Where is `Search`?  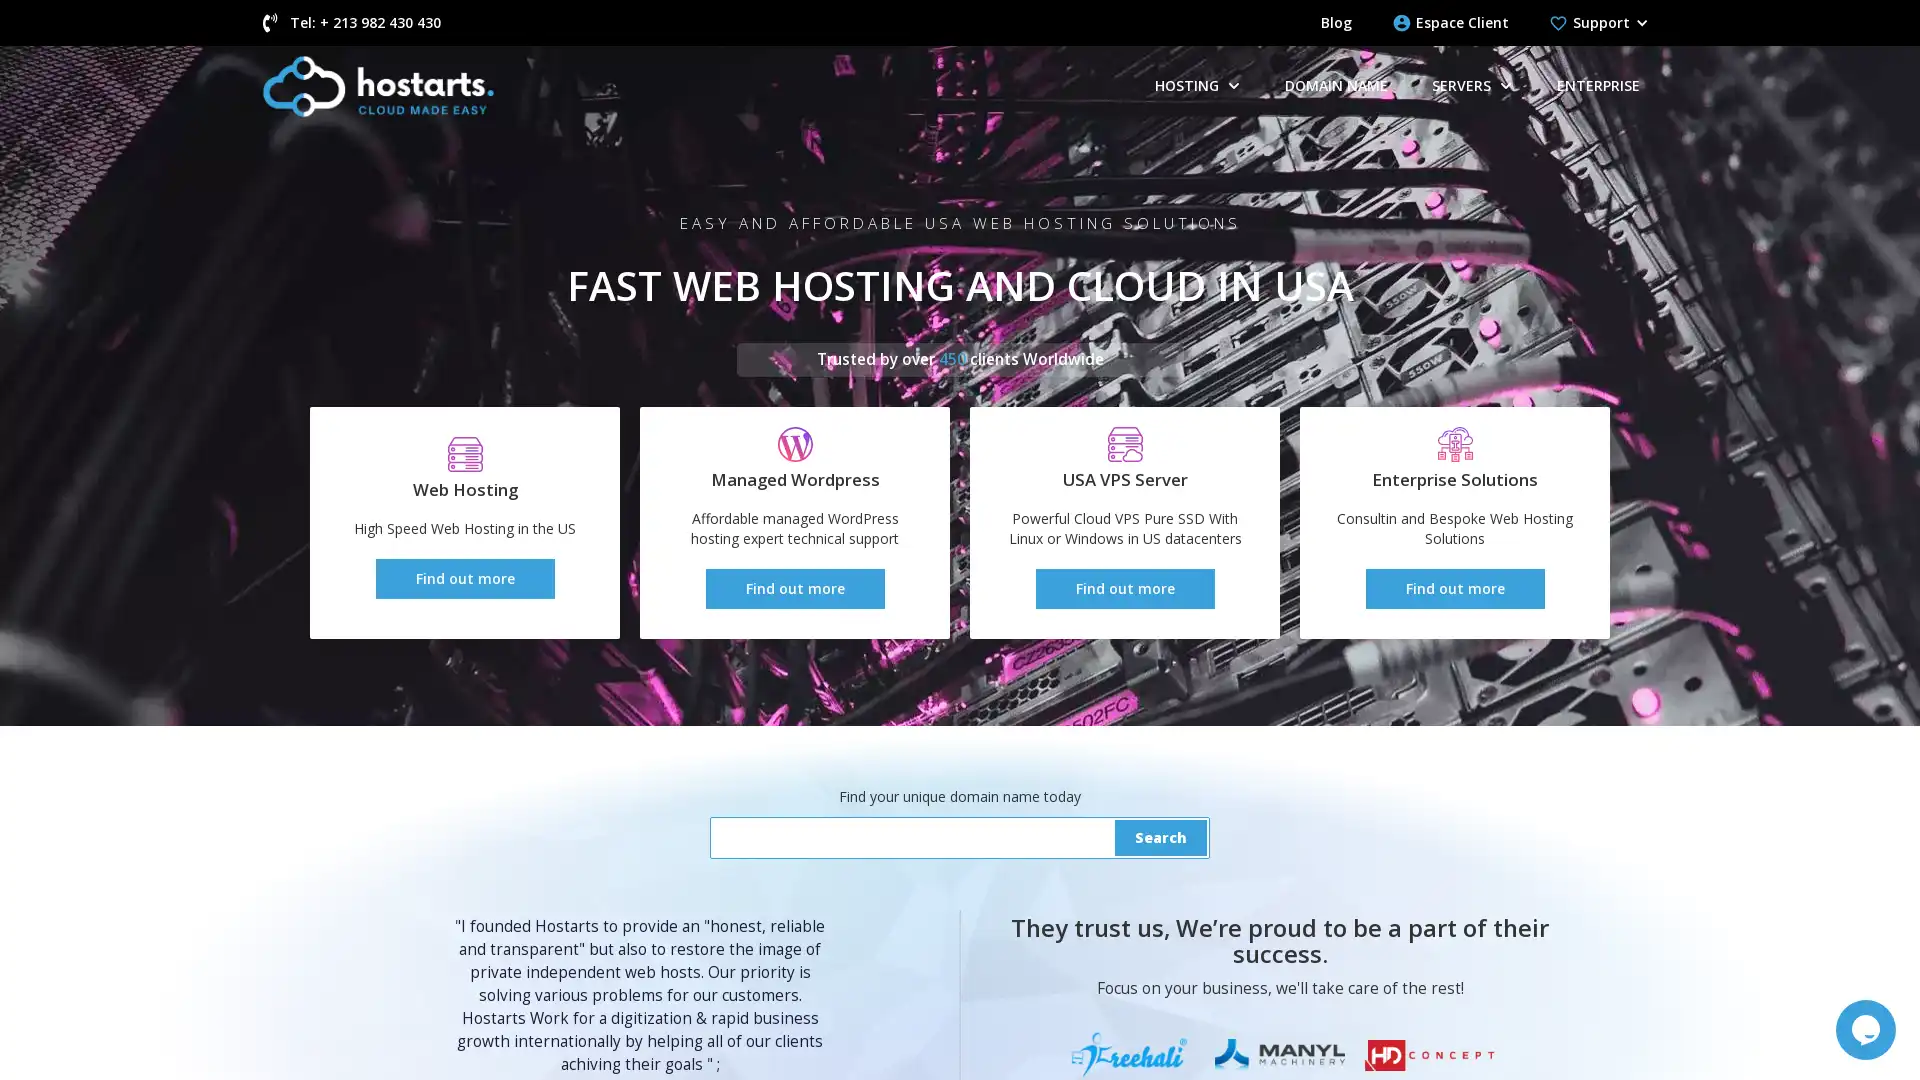 Search is located at coordinates (1161, 837).